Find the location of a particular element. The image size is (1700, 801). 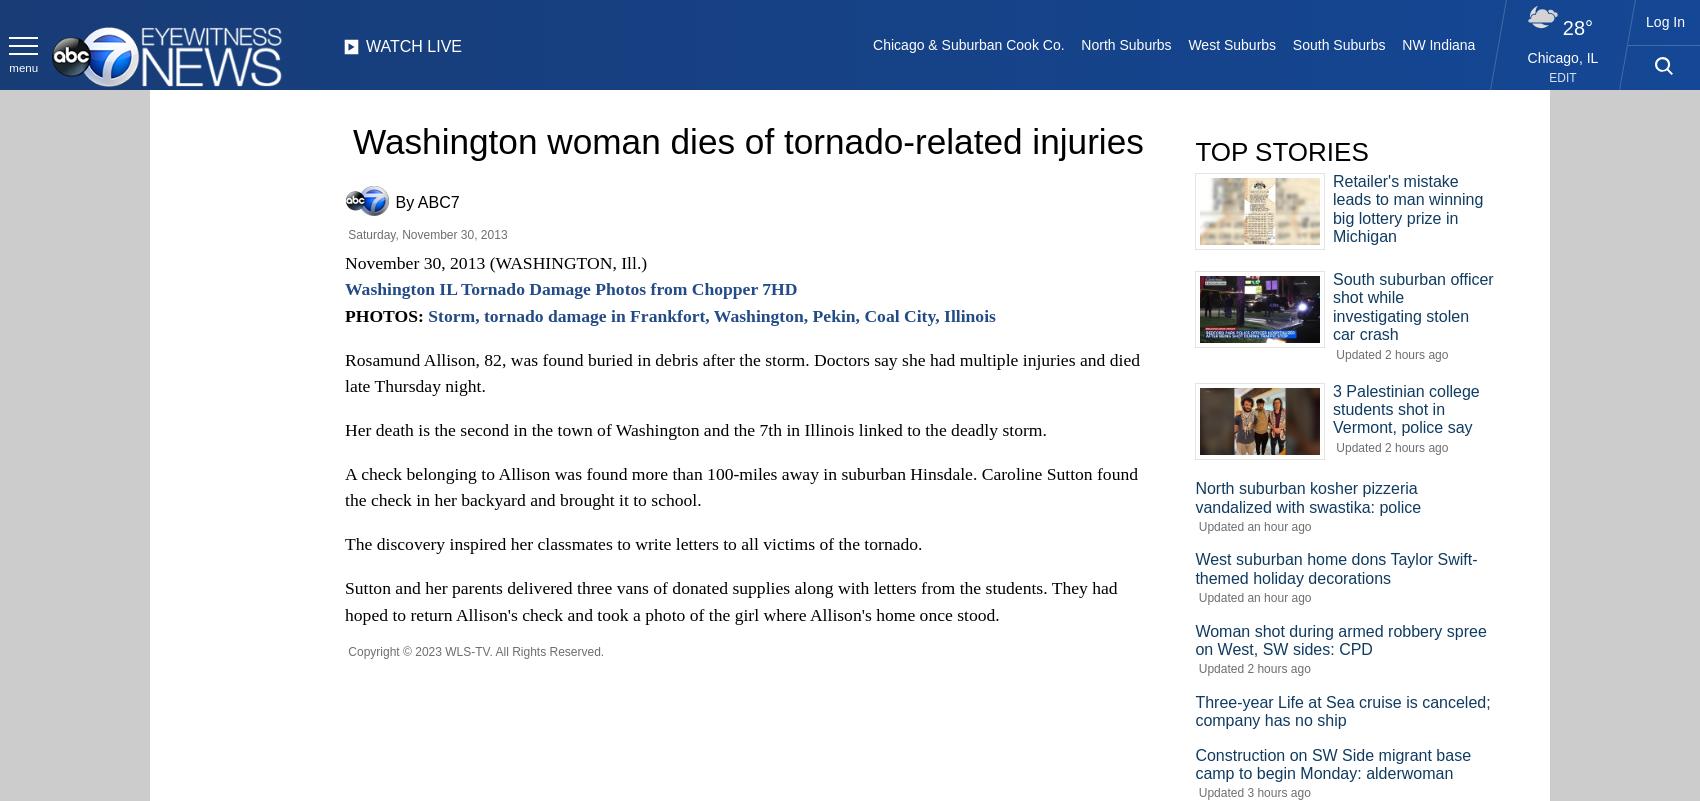

'Updated 3 hours ago' is located at coordinates (1252, 791).